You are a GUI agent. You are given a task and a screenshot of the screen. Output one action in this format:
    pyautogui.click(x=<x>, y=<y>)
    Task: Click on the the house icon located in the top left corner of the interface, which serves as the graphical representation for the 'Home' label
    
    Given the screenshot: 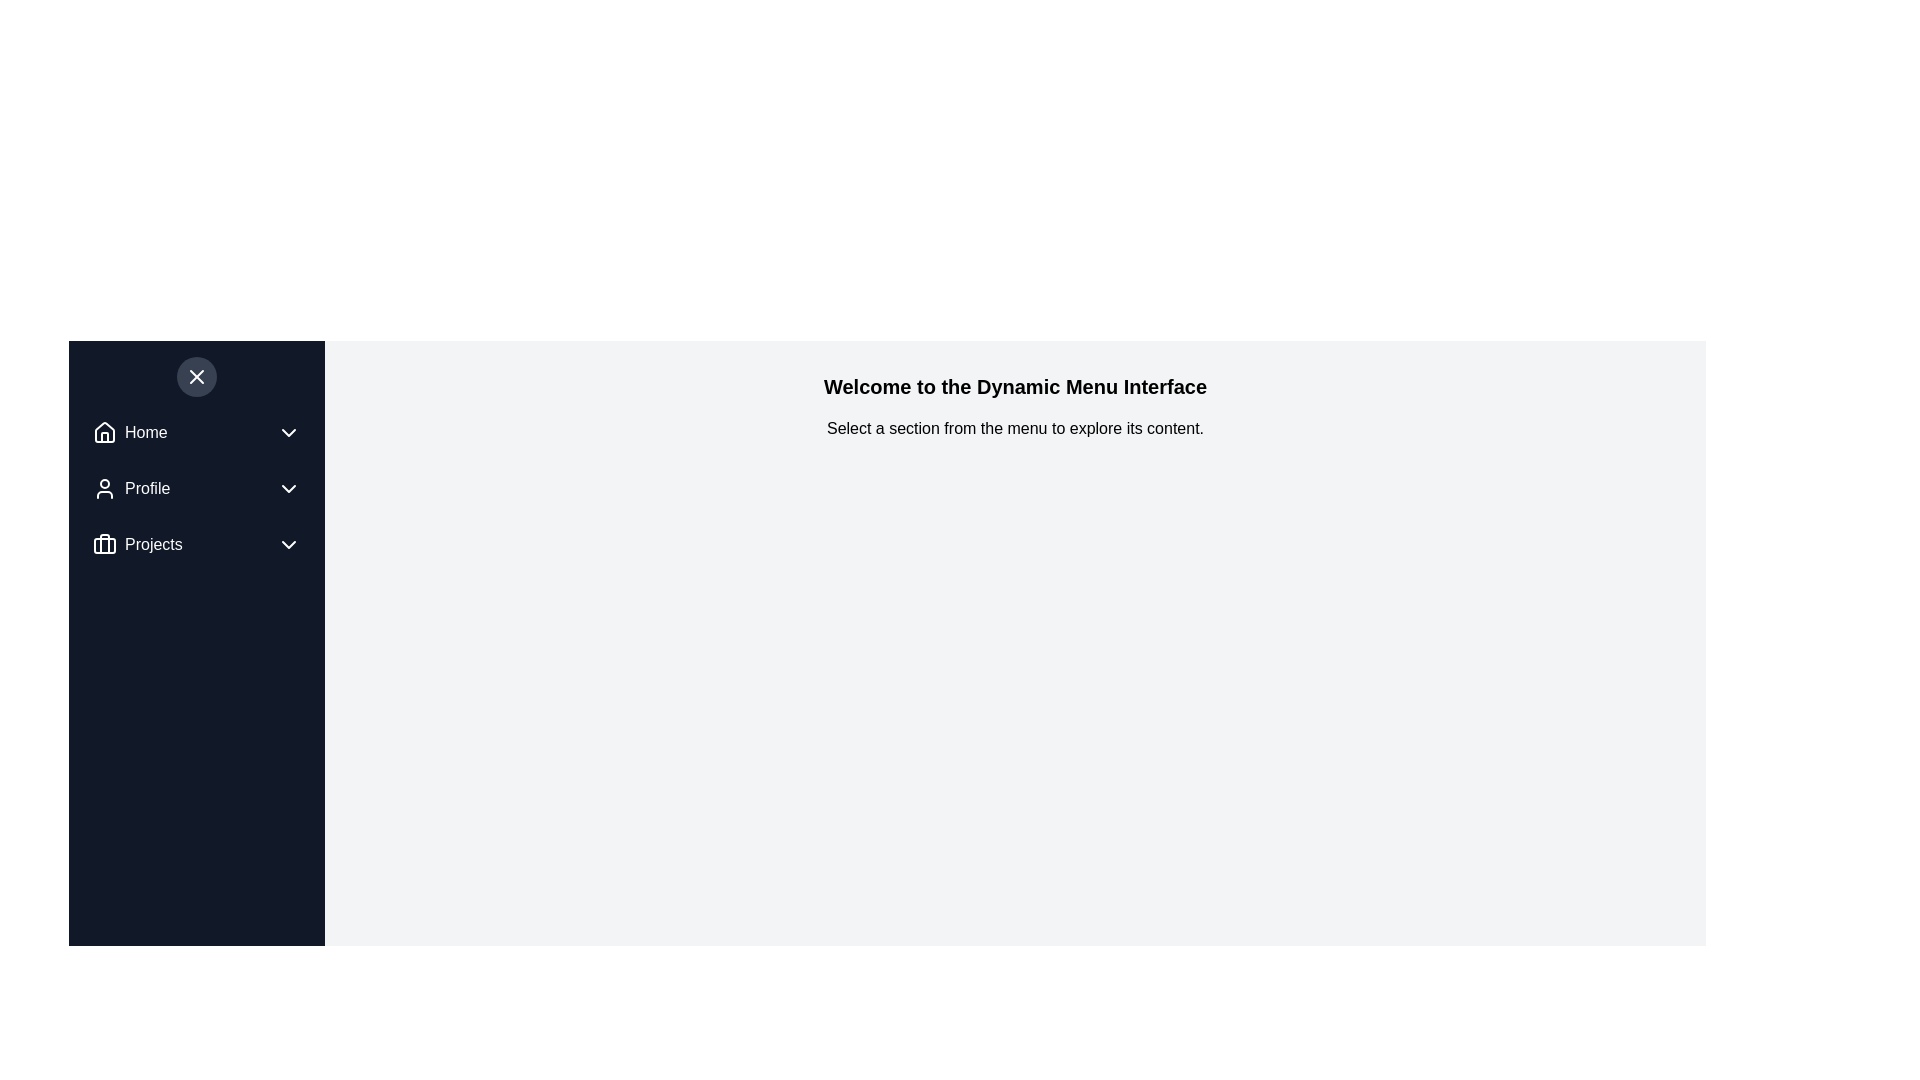 What is the action you would take?
    pyautogui.click(x=104, y=431)
    